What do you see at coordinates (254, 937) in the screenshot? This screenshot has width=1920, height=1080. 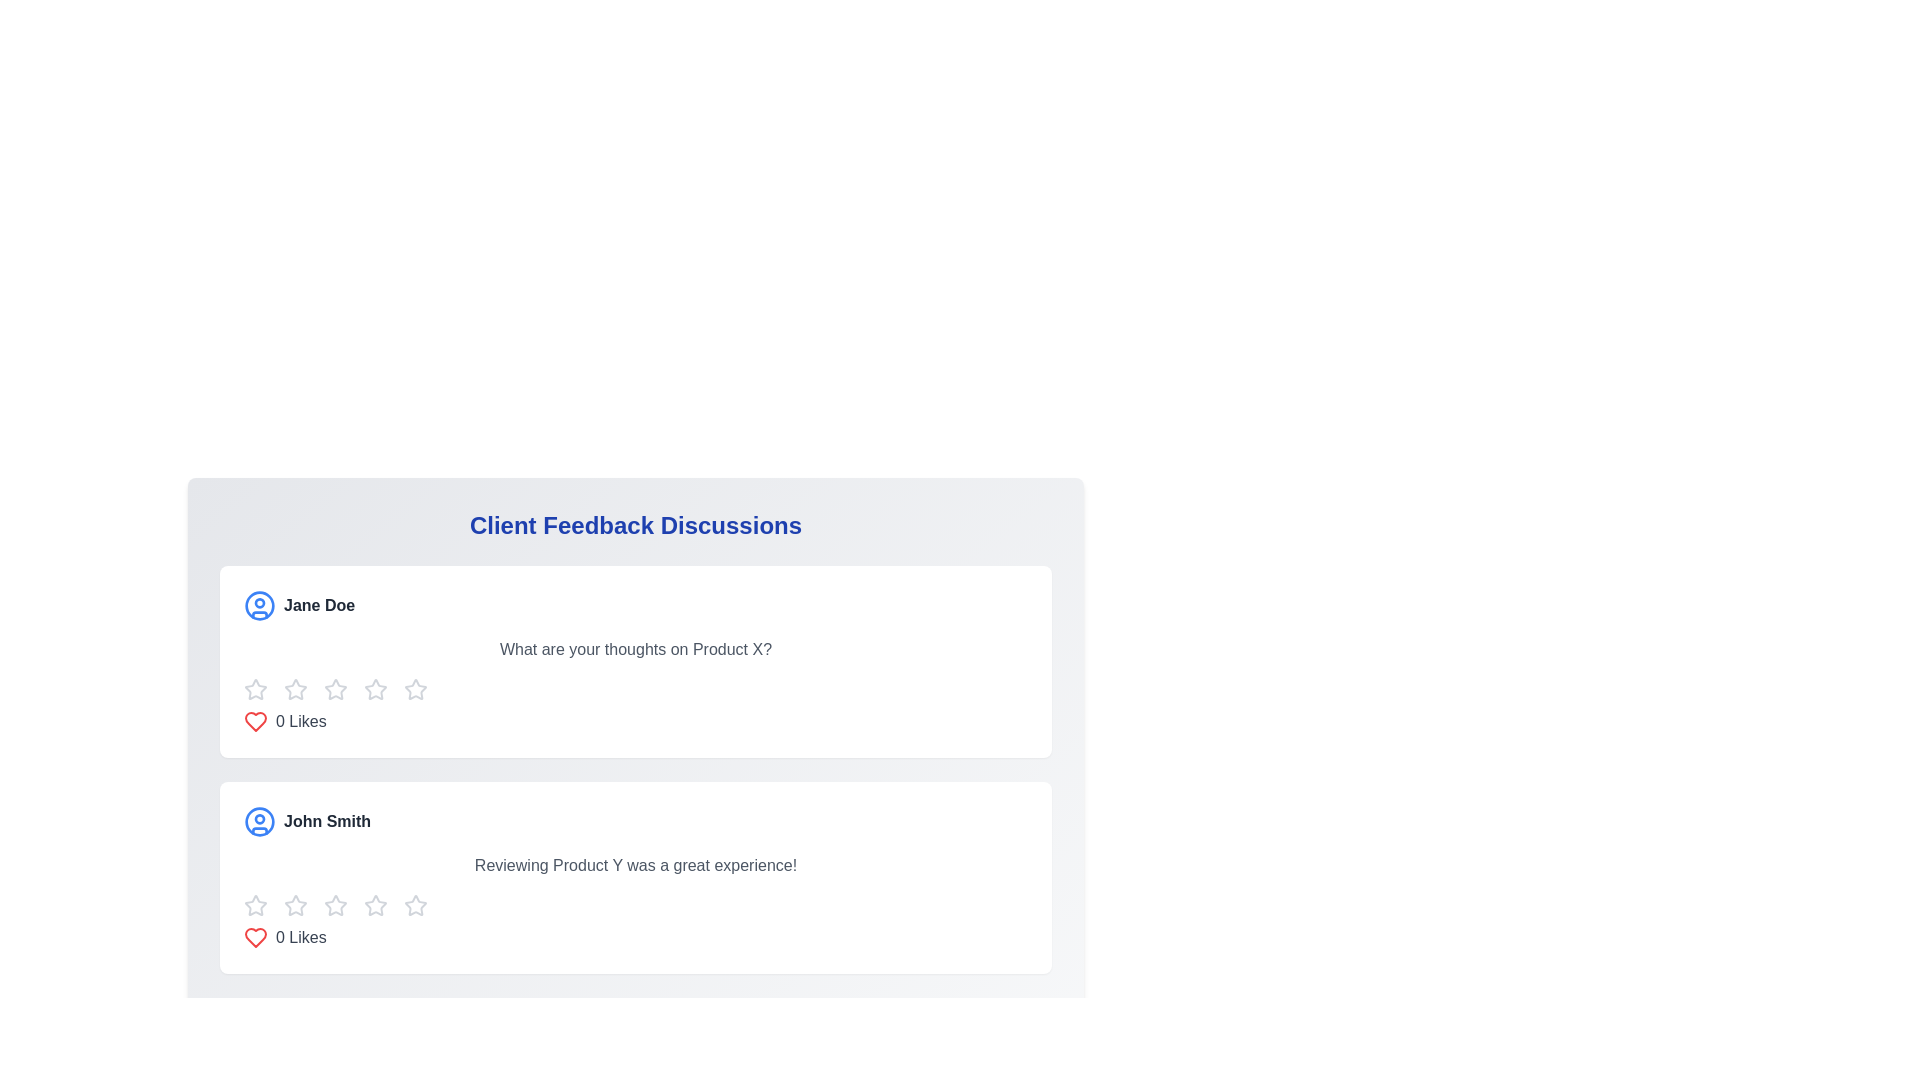 I see `the red heart-shaped icon button located in the lower-left side of the feedback card for user 'John Smith' to like the comment` at bounding box center [254, 937].